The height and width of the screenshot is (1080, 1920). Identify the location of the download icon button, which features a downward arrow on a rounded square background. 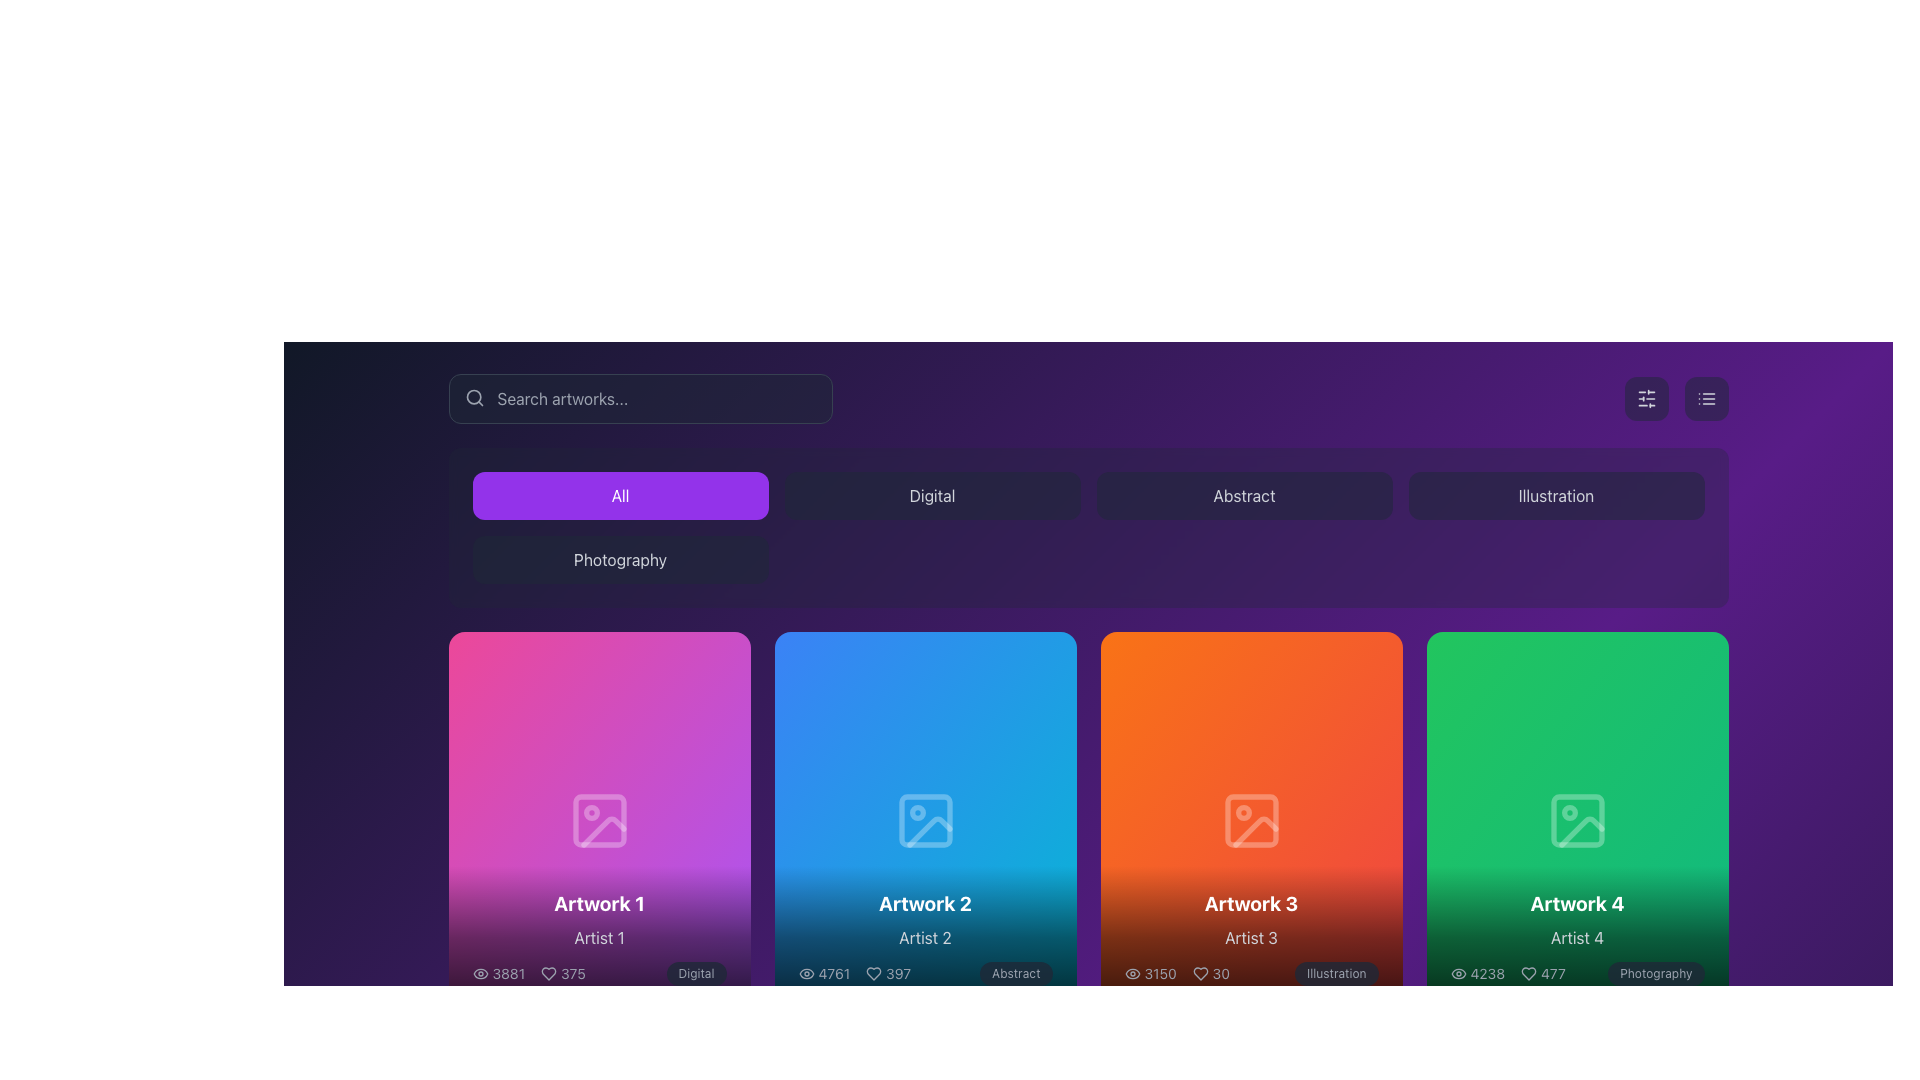
(598, 820).